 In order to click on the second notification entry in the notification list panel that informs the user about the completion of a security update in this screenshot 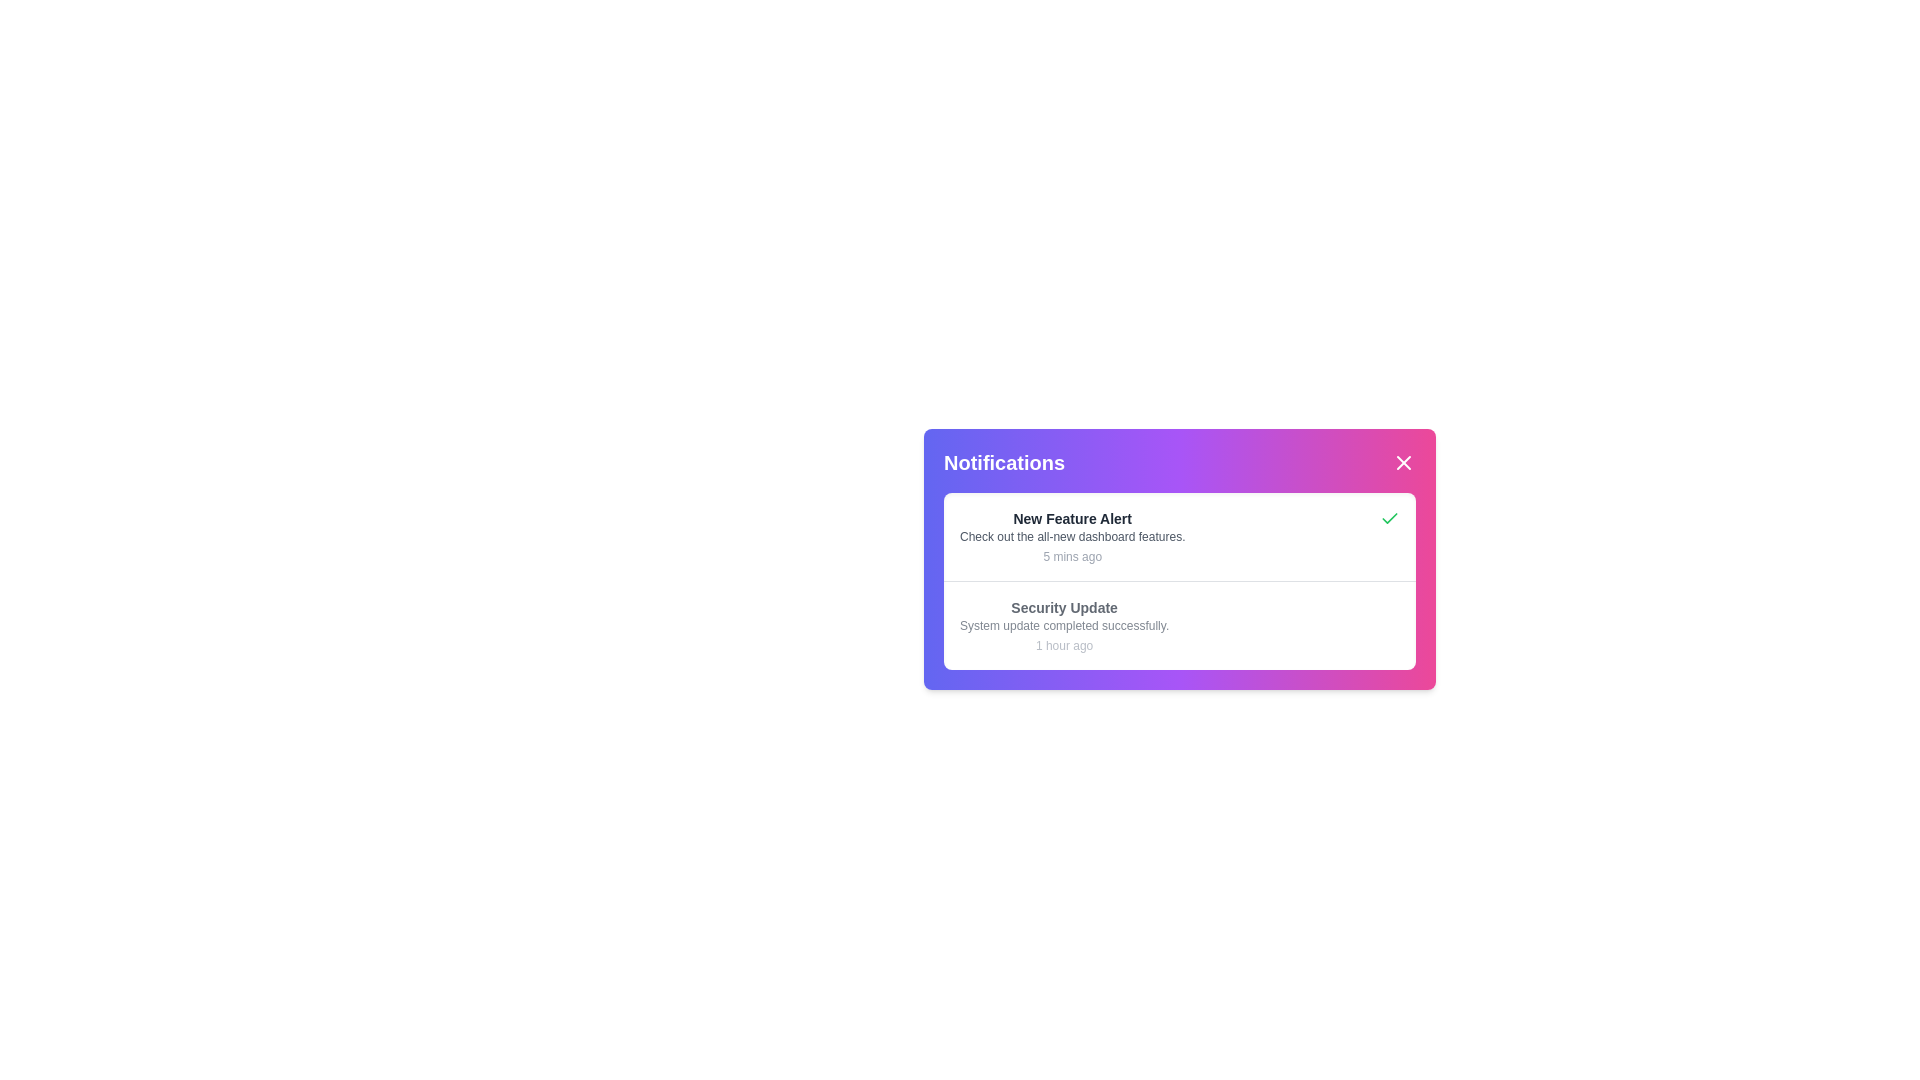, I will do `click(1063, 624)`.